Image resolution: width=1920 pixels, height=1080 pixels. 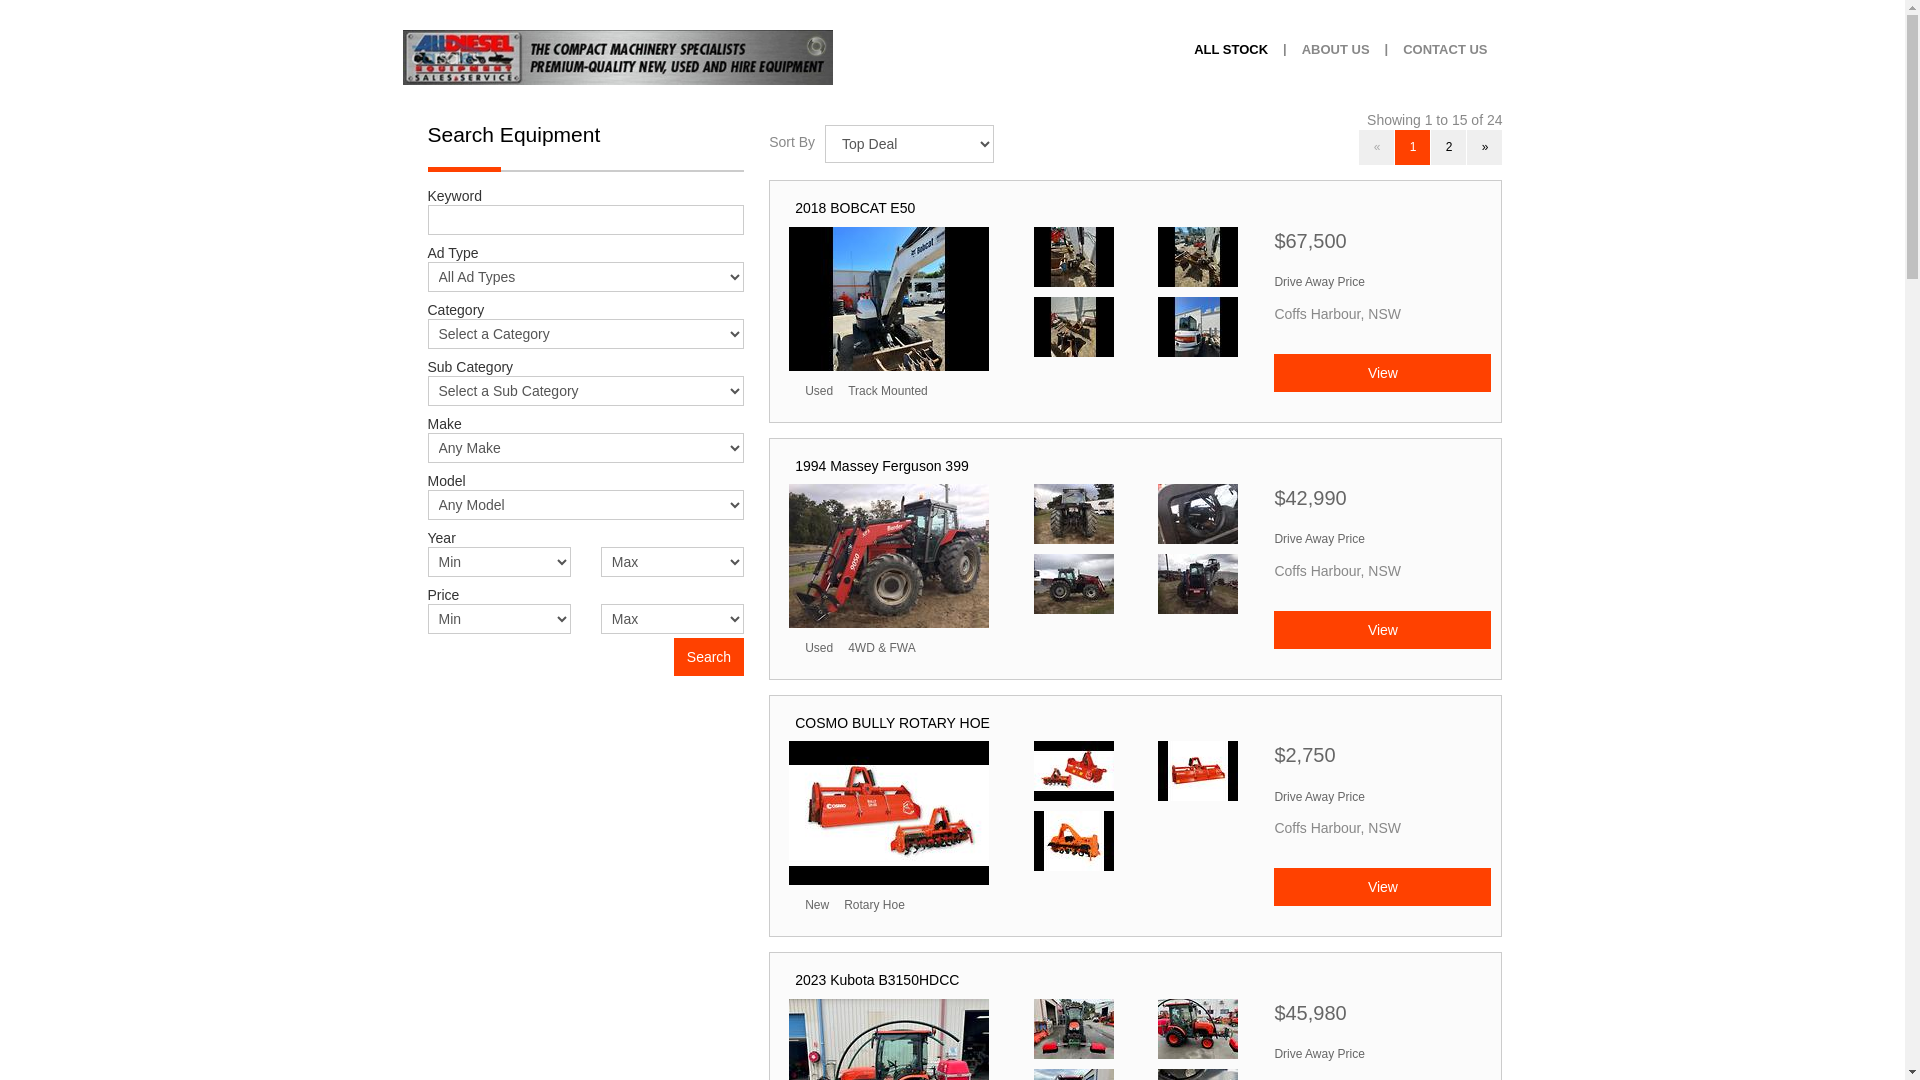 I want to click on 'ABOUT US', so click(x=1335, y=49).